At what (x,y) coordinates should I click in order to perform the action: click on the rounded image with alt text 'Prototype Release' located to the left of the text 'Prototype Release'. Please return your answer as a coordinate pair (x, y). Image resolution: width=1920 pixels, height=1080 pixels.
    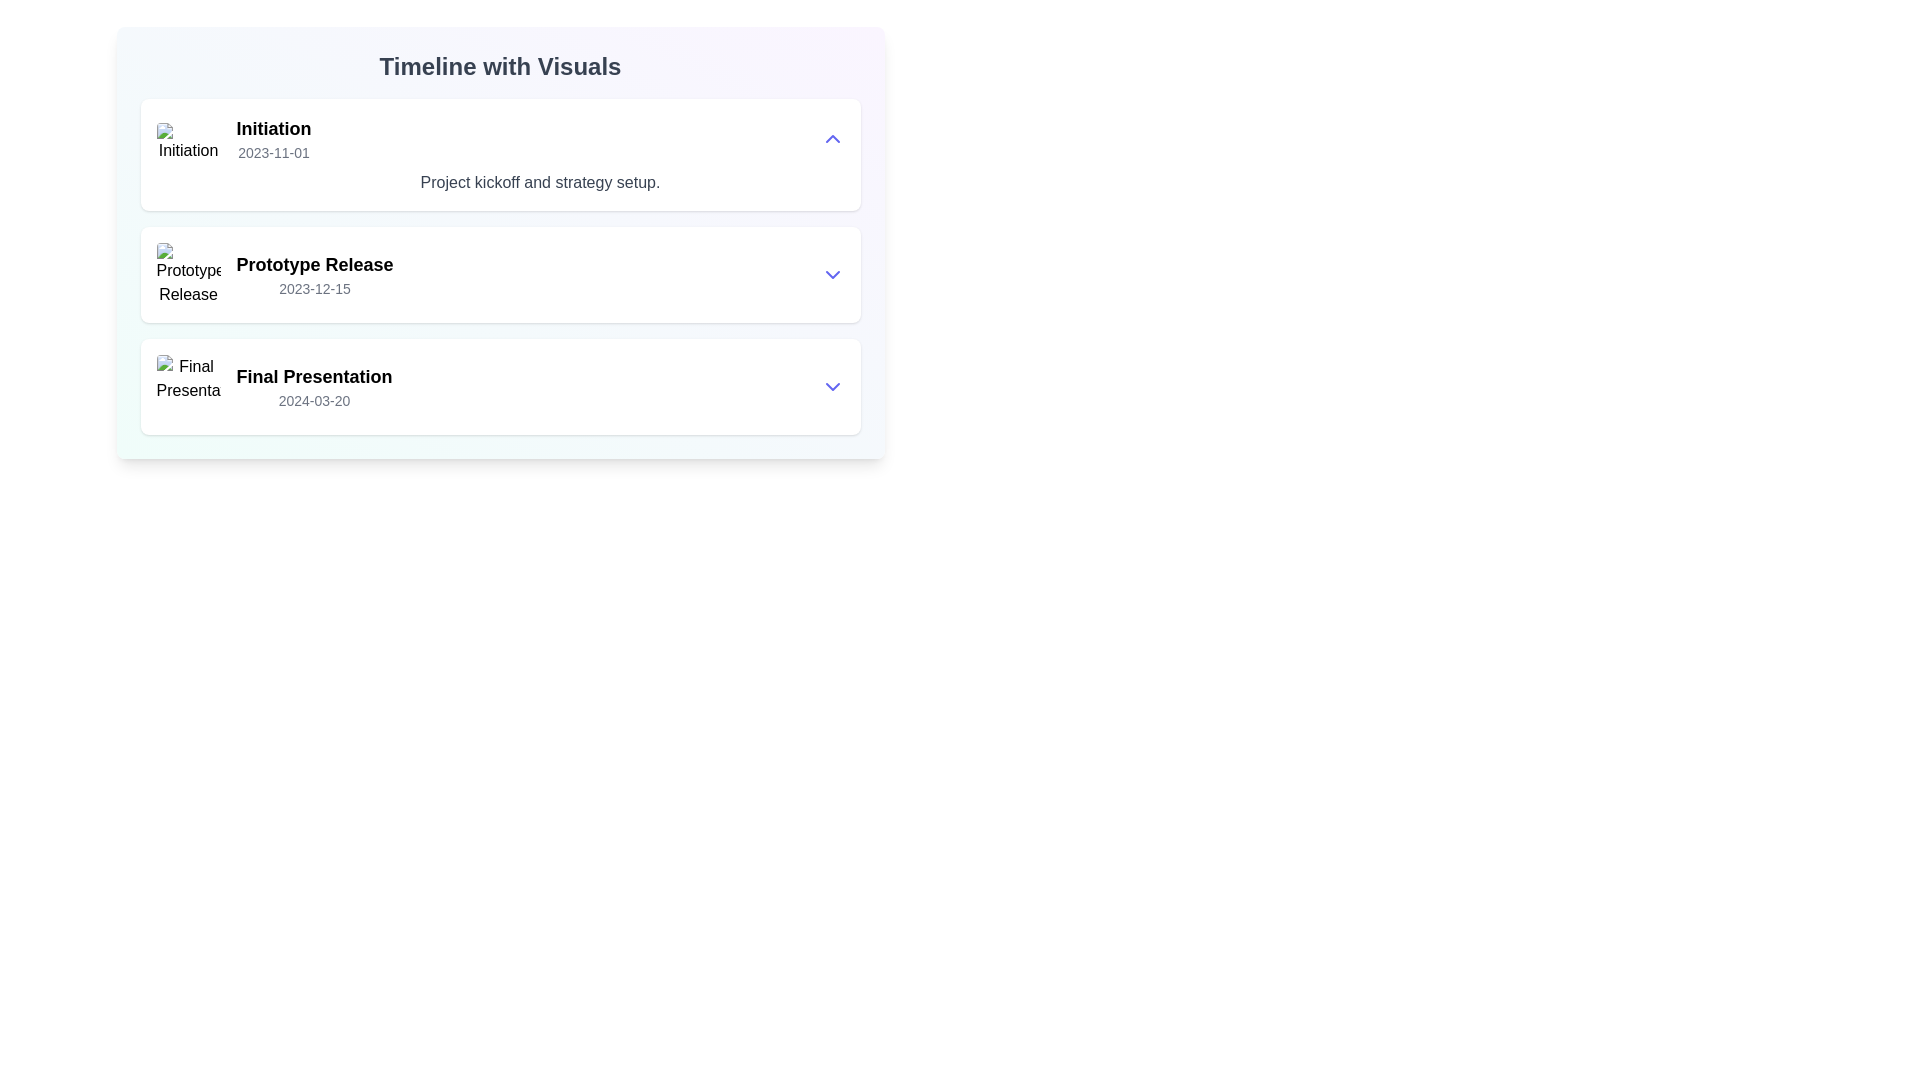
    Looking at the image, I should click on (188, 274).